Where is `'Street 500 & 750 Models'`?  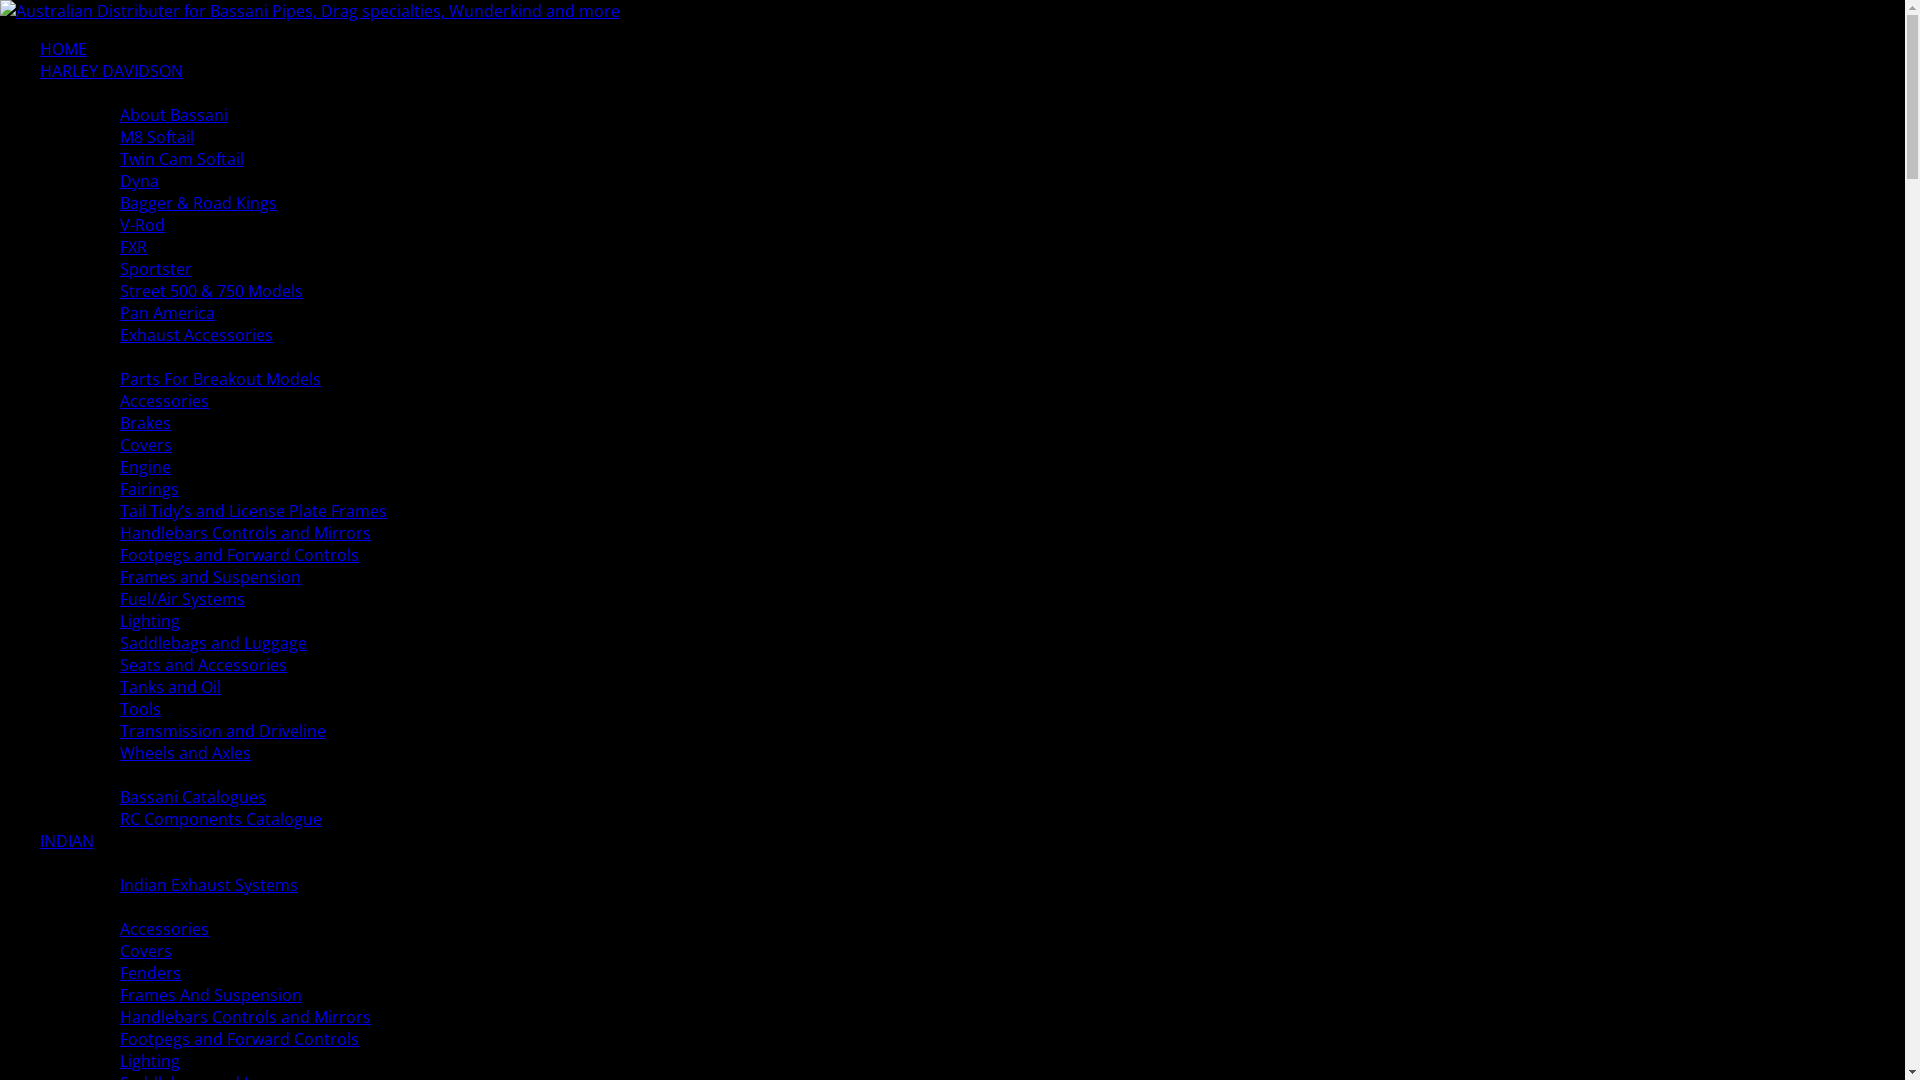 'Street 500 & 750 Models' is located at coordinates (211, 290).